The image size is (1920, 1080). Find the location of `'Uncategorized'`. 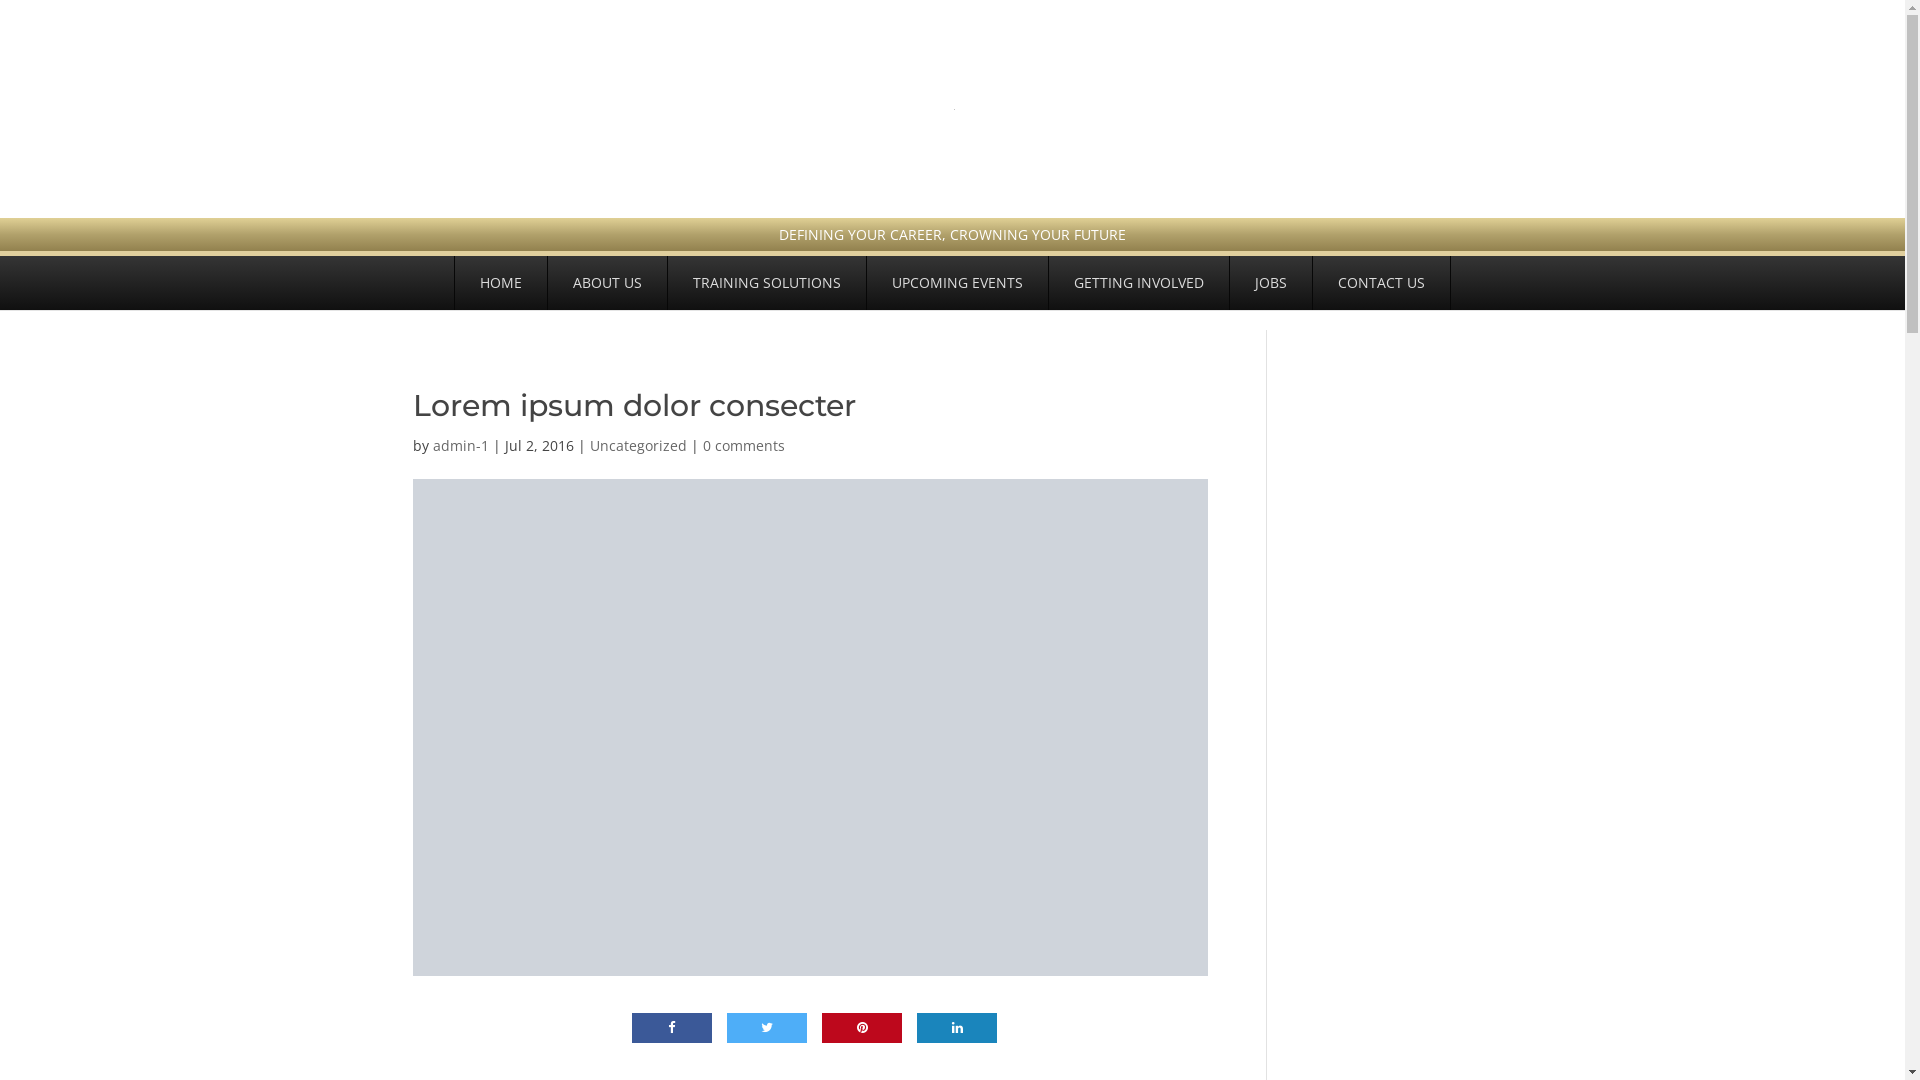

'Uncategorized' is located at coordinates (637, 444).